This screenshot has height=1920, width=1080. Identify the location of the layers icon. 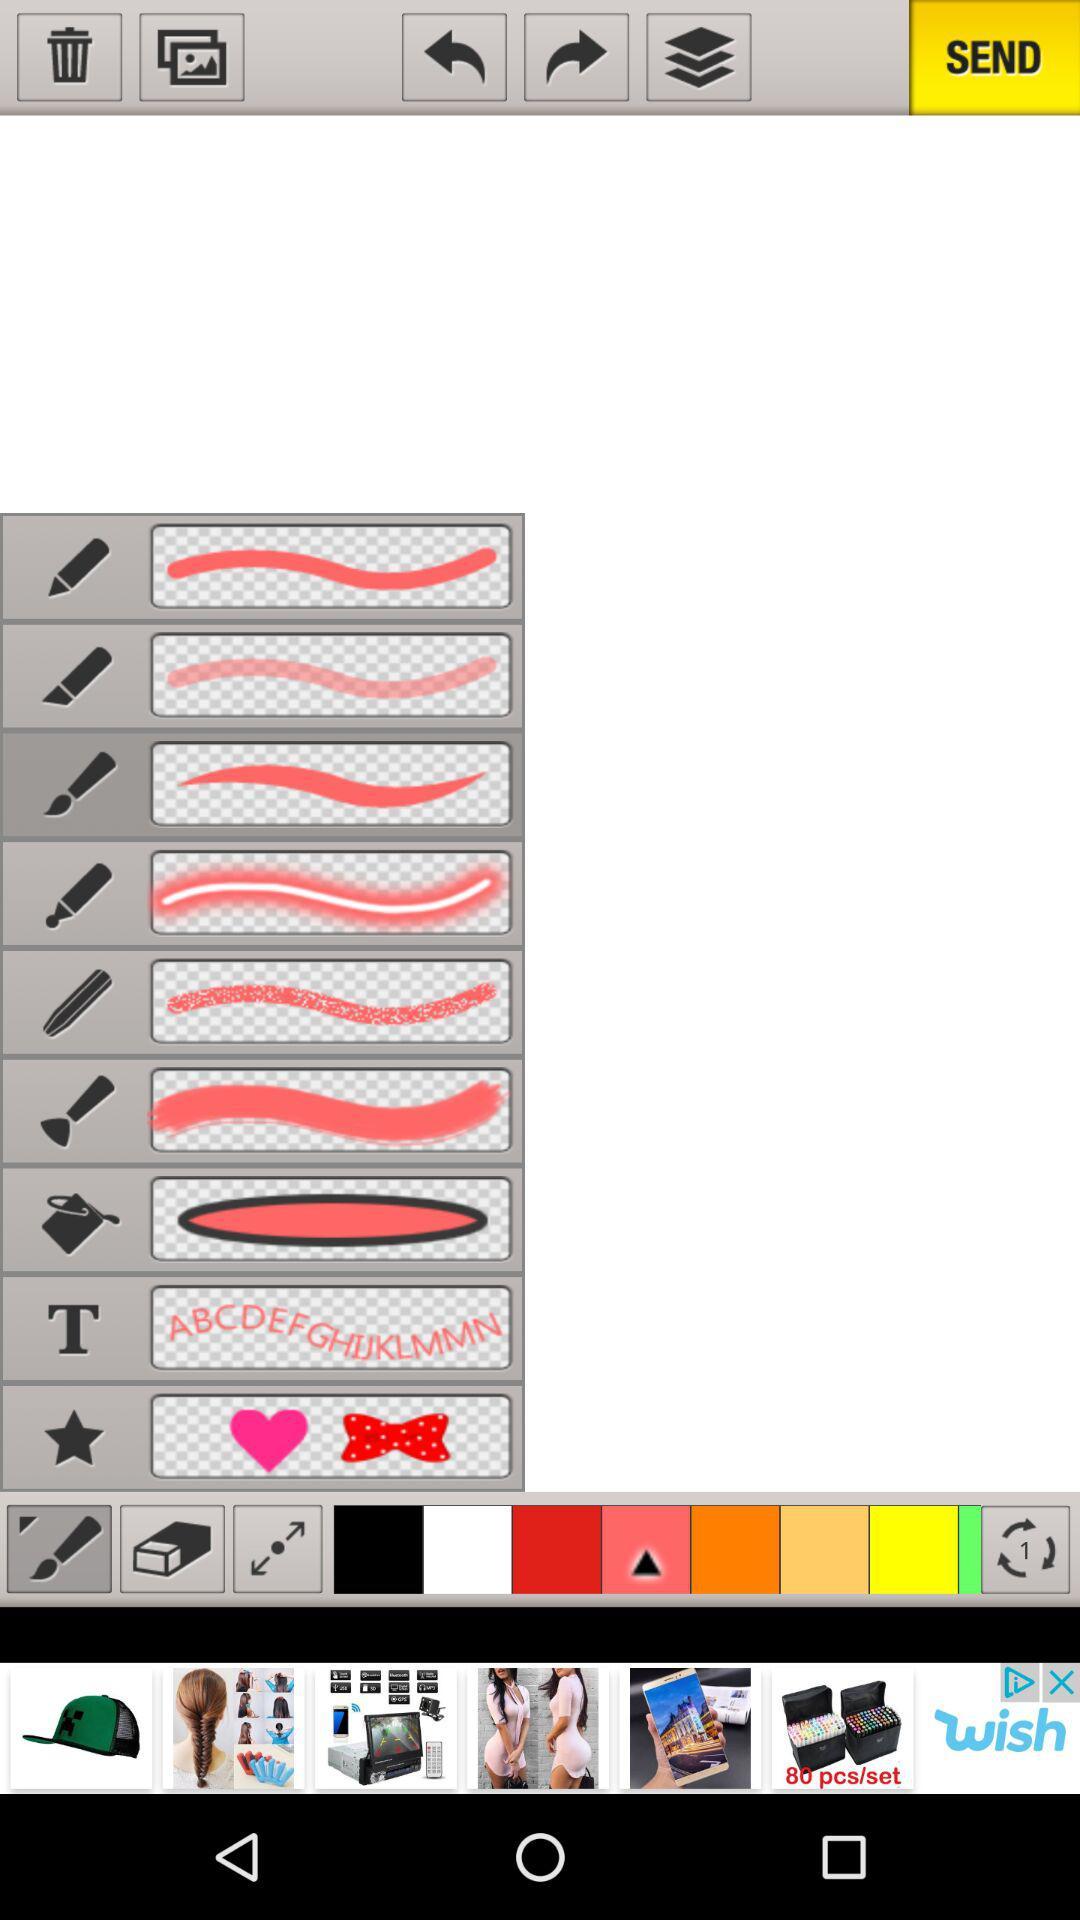
(697, 57).